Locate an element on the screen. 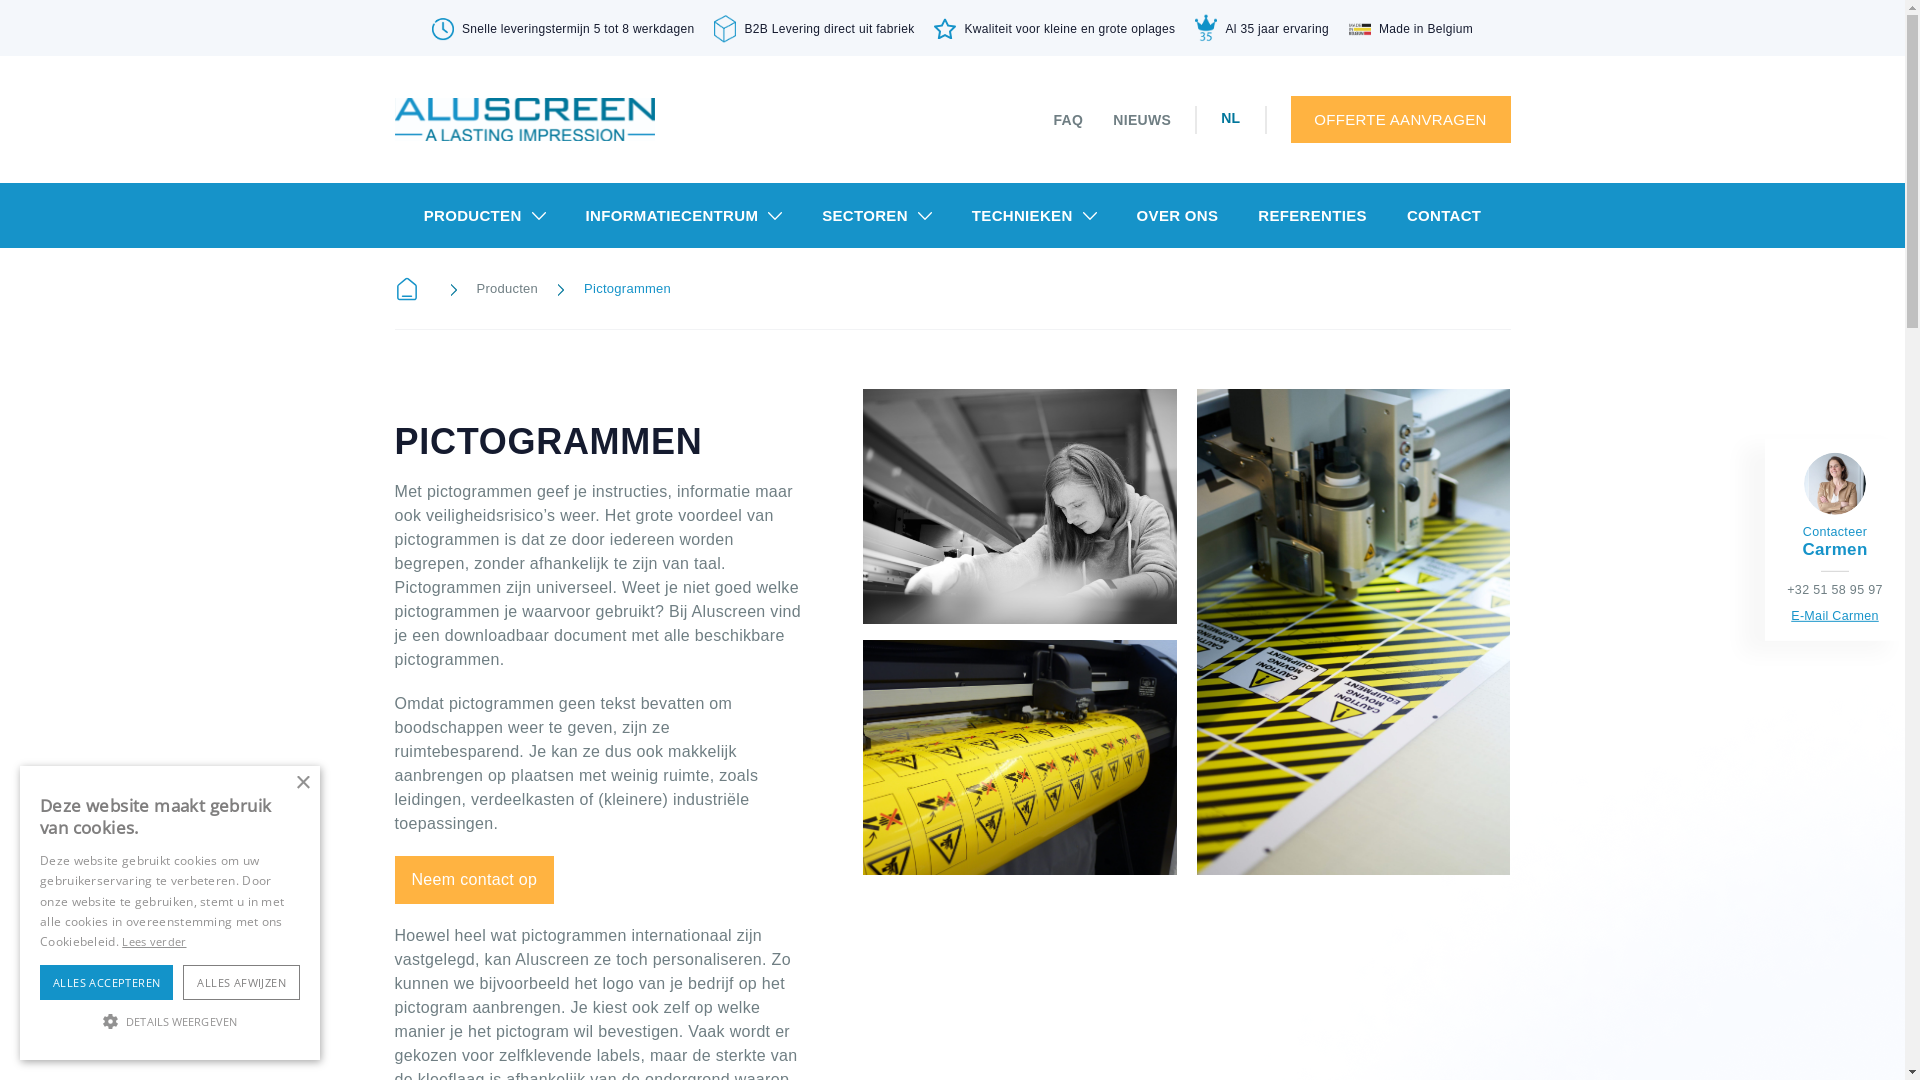 The width and height of the screenshot is (1920, 1080). 'TECHNIEKEN' is located at coordinates (1034, 215).